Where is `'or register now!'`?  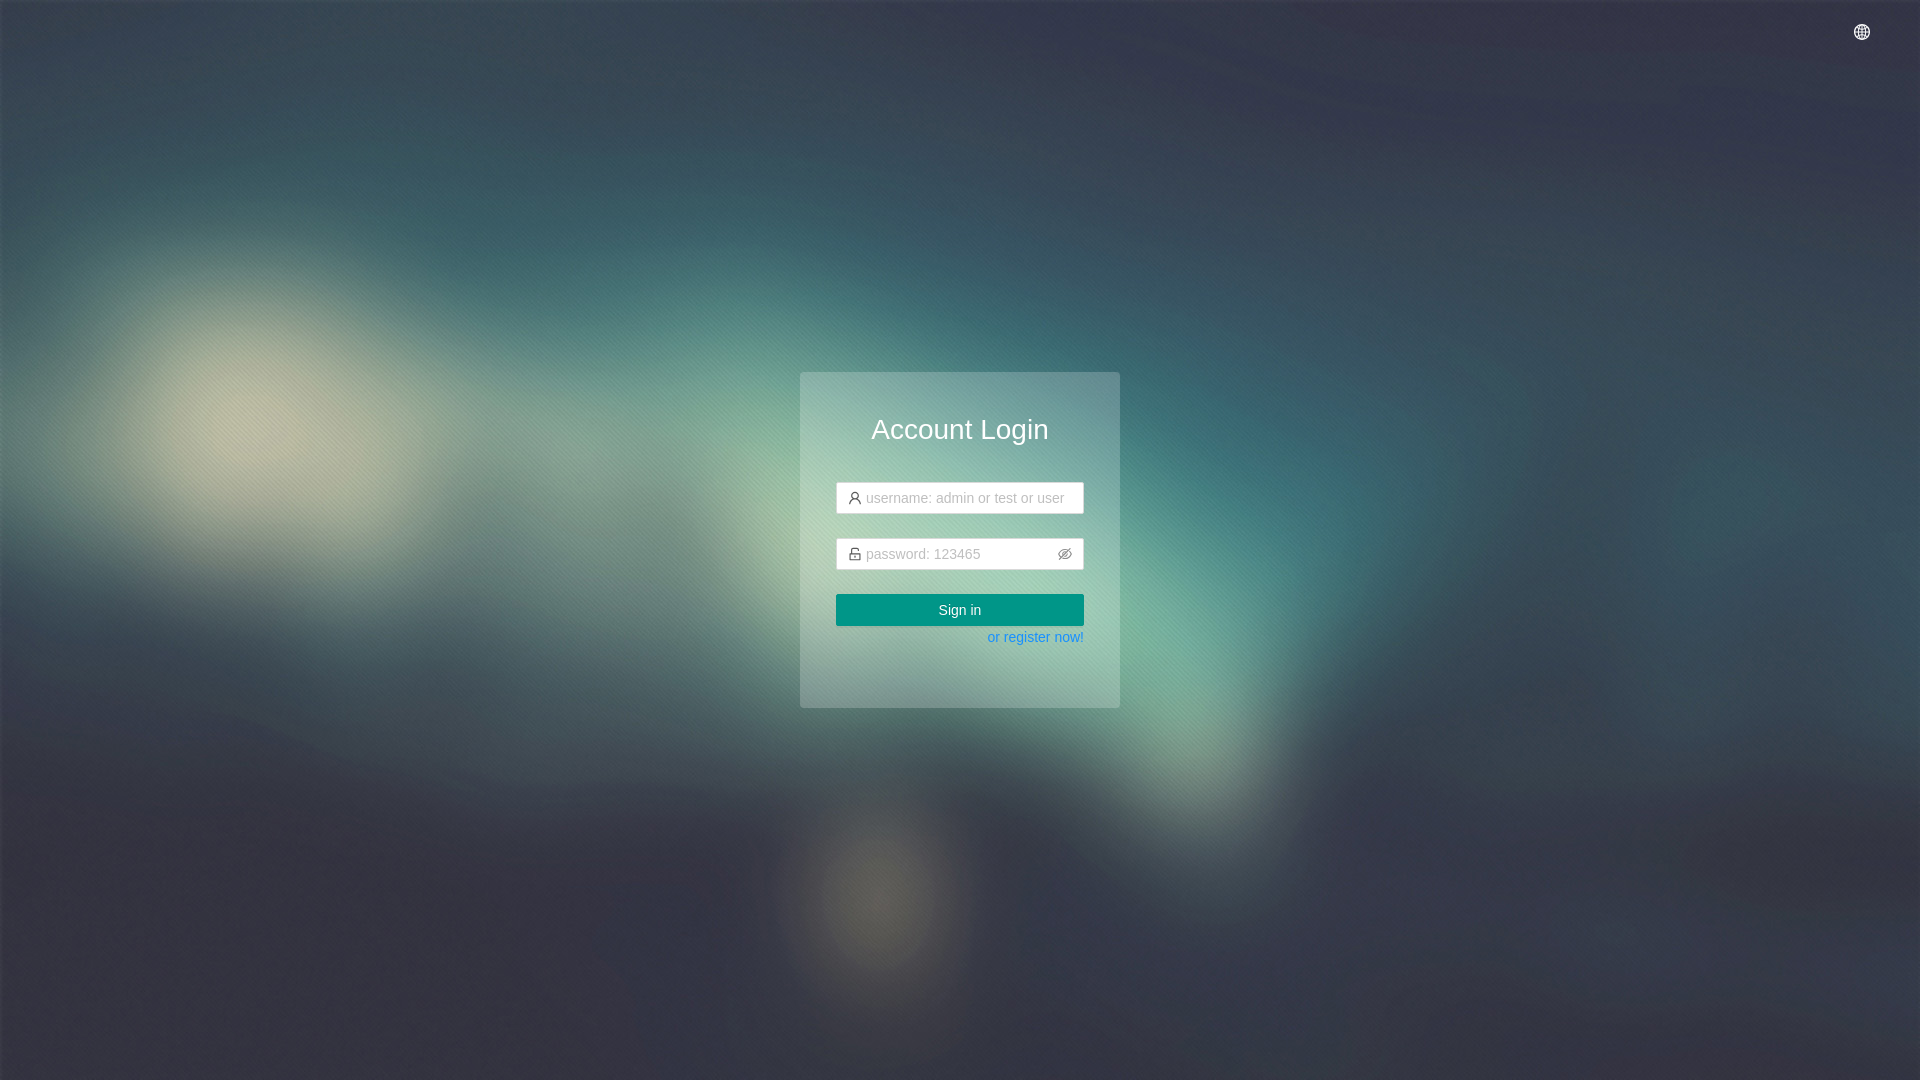
'or register now!' is located at coordinates (988, 636).